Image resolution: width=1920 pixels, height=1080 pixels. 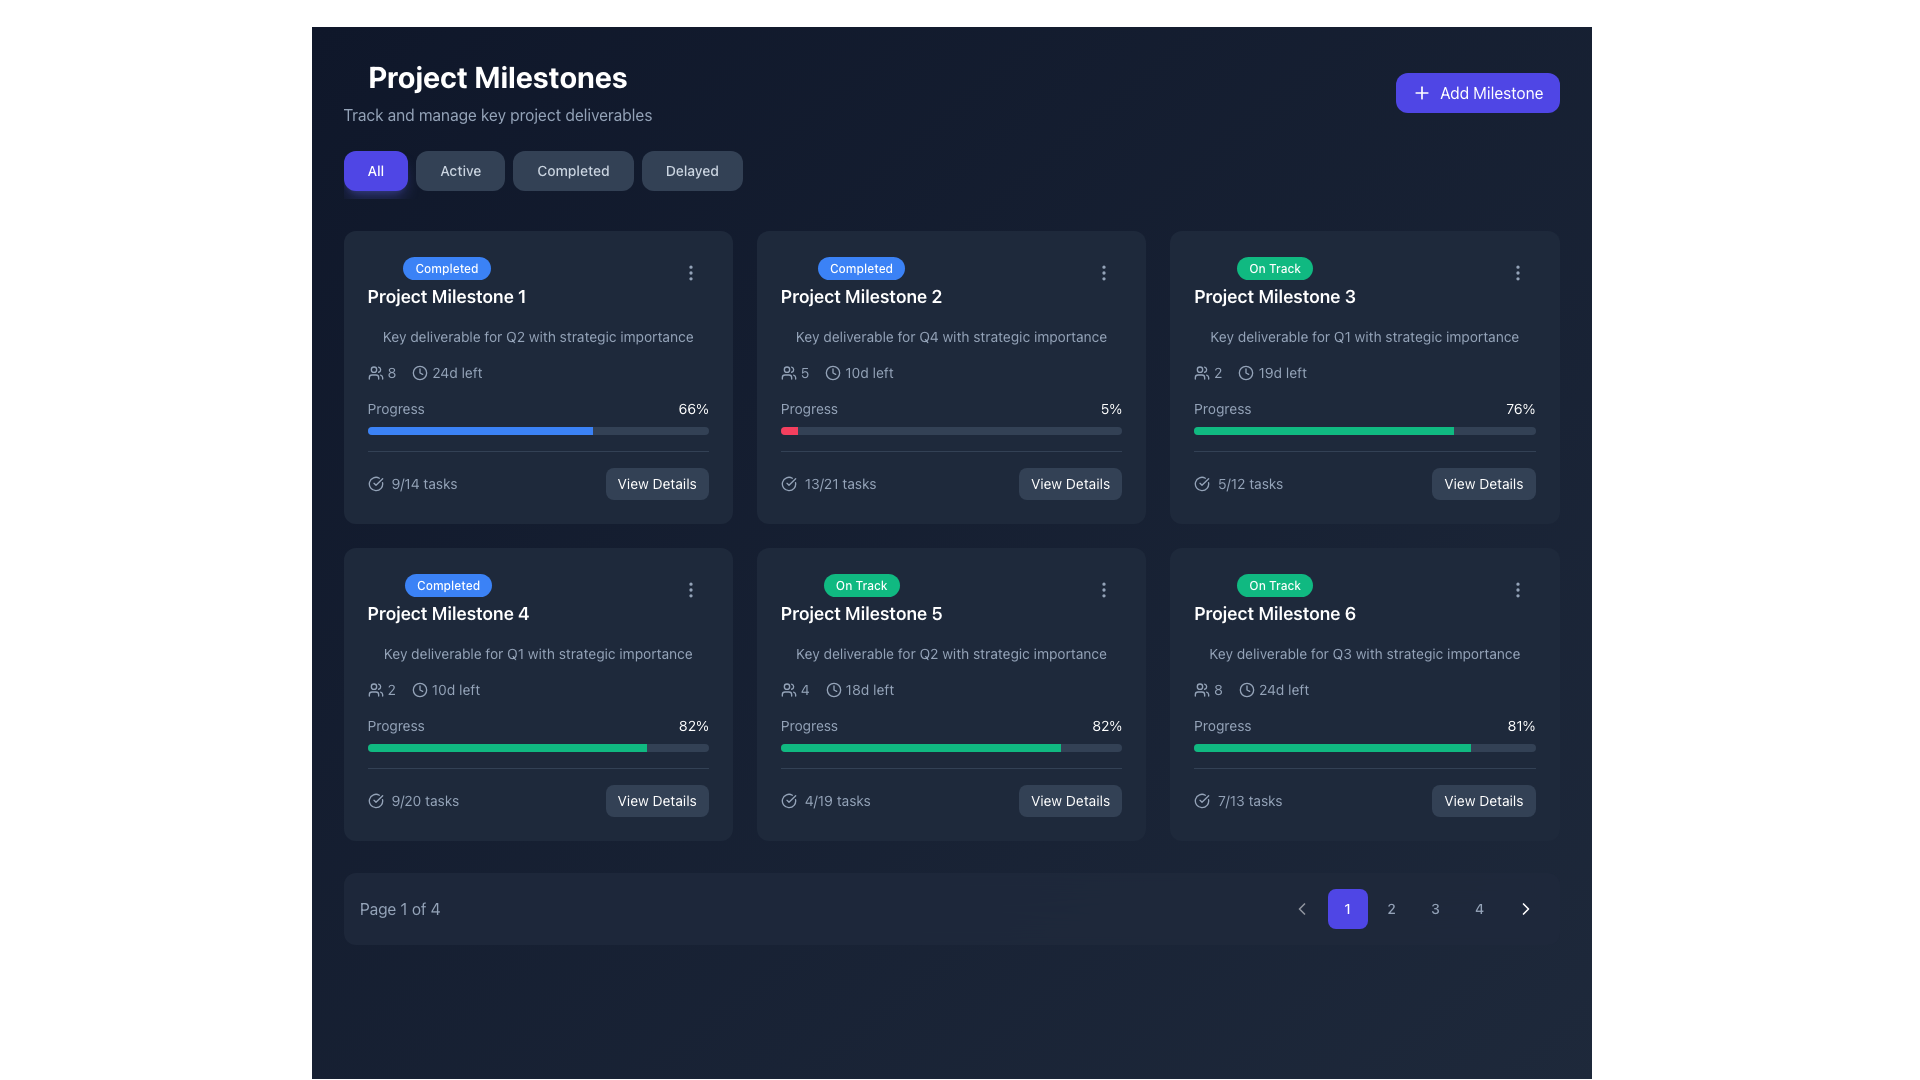 I want to click on the icon button located at the top-right corner of the 'Project Milestone 1' card, so click(x=690, y=273).